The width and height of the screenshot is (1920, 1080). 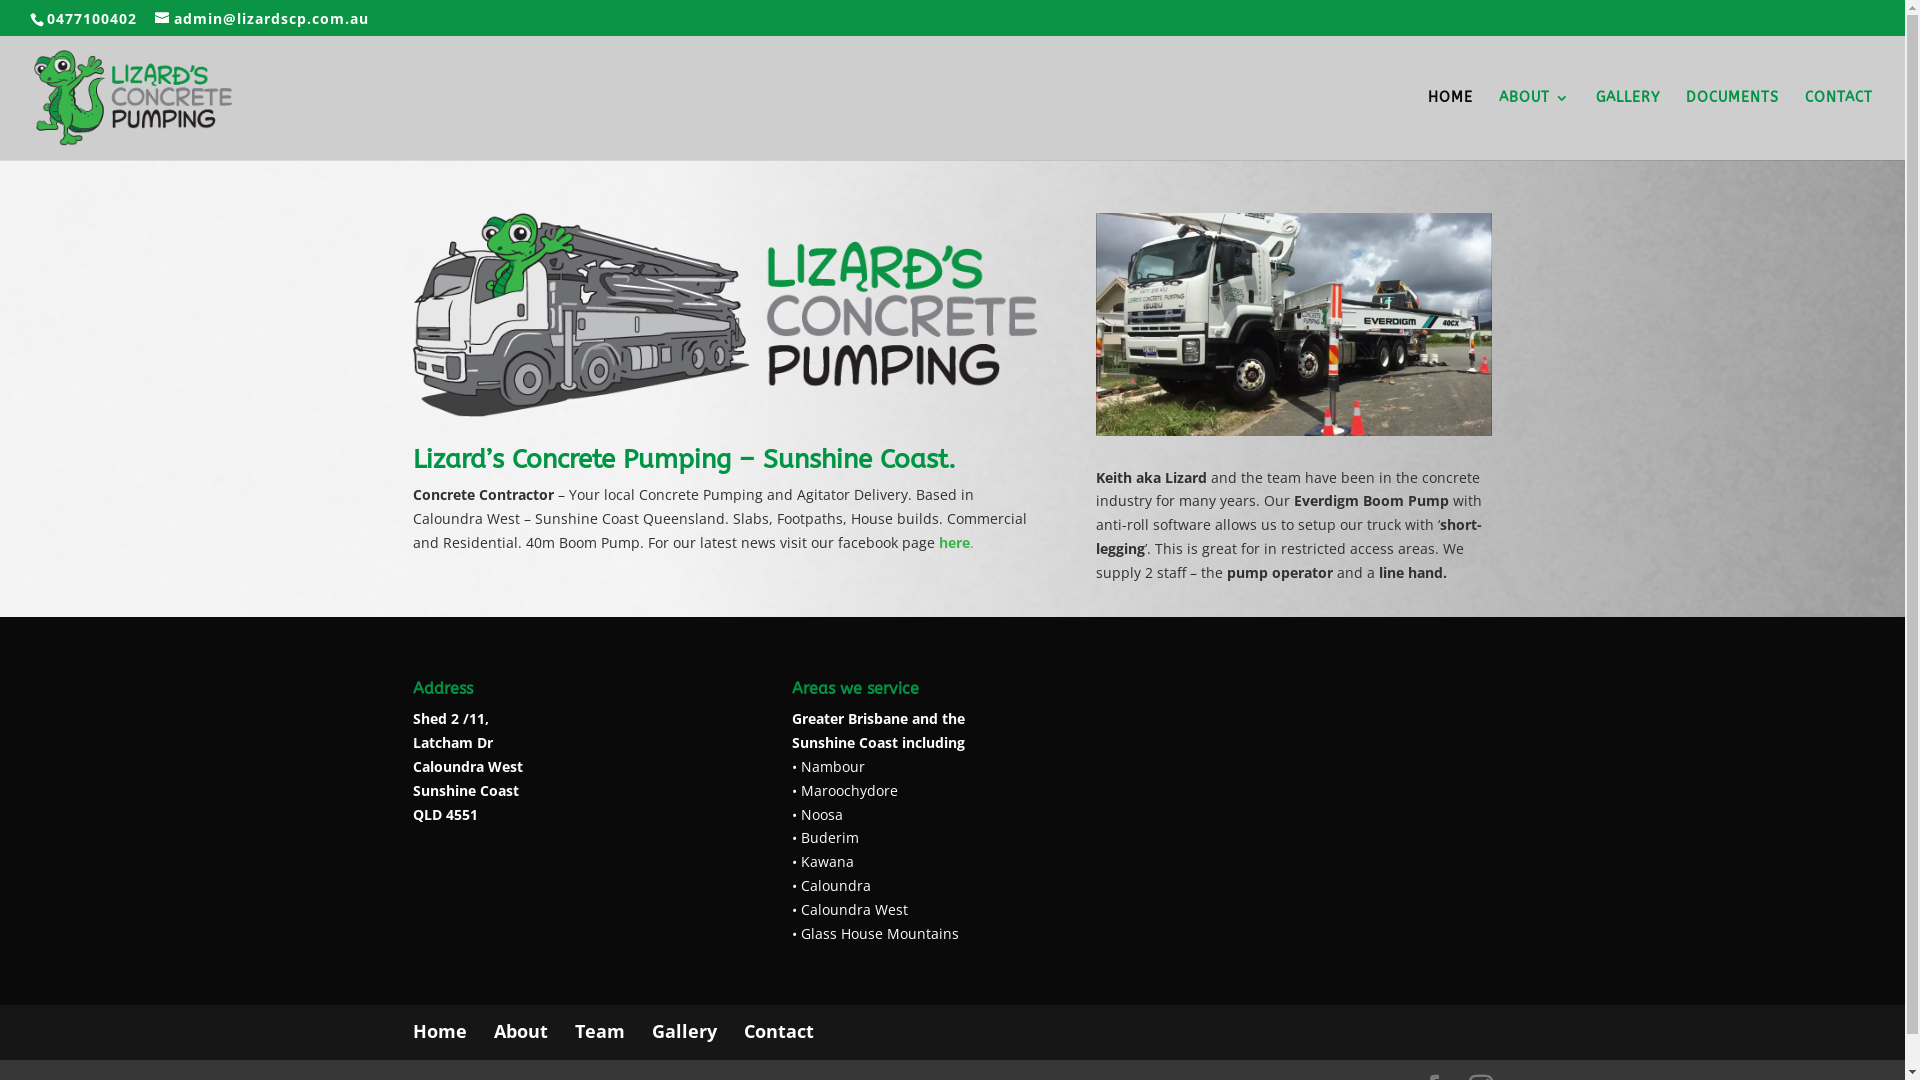 What do you see at coordinates (521, 1030) in the screenshot?
I see `'About'` at bounding box center [521, 1030].